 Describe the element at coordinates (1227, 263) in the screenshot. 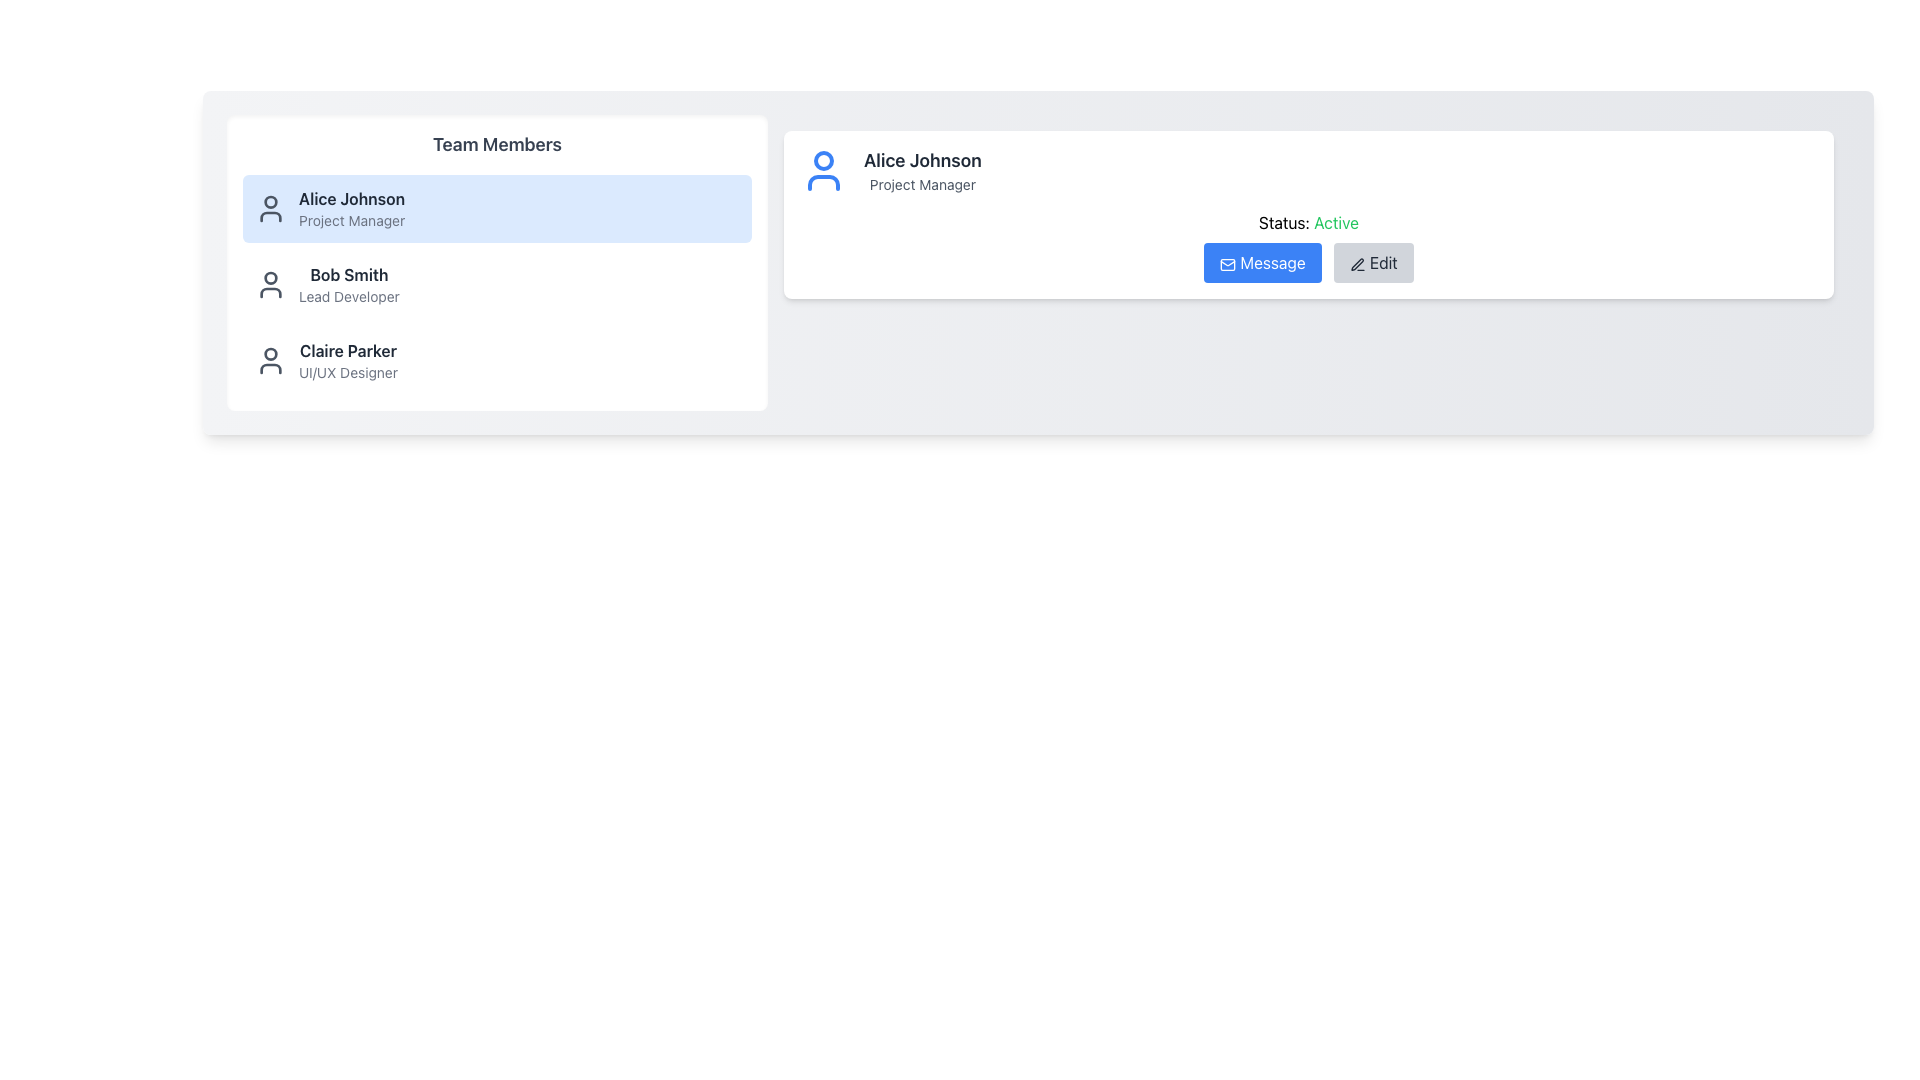

I see `the upper blue rectangle within the envelope icon of the 'Message' button in Alice Johnson's profile details` at that location.